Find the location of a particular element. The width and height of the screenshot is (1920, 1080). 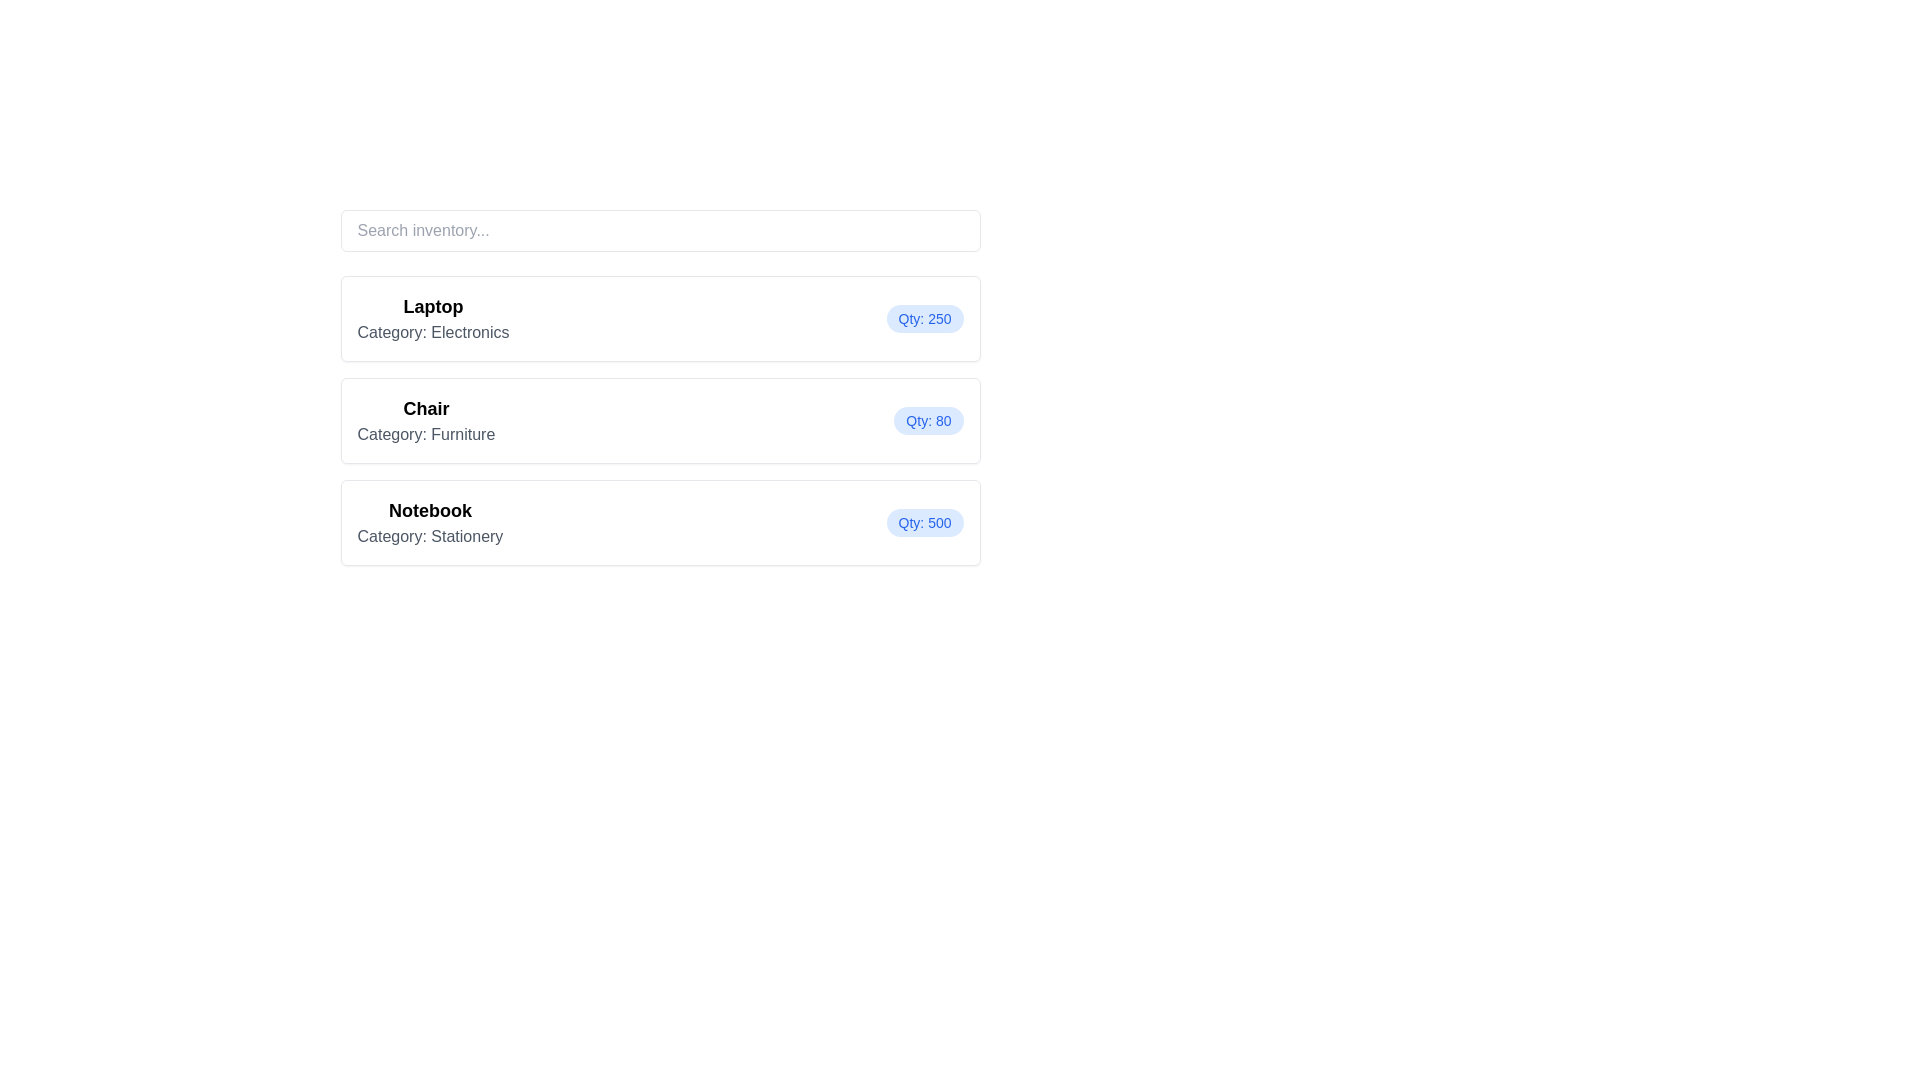

the Text Display Unit that shows the product name 'Notebook' and category 'Stationery', located in the left-aligned text group of the third list item is located at coordinates (429, 522).